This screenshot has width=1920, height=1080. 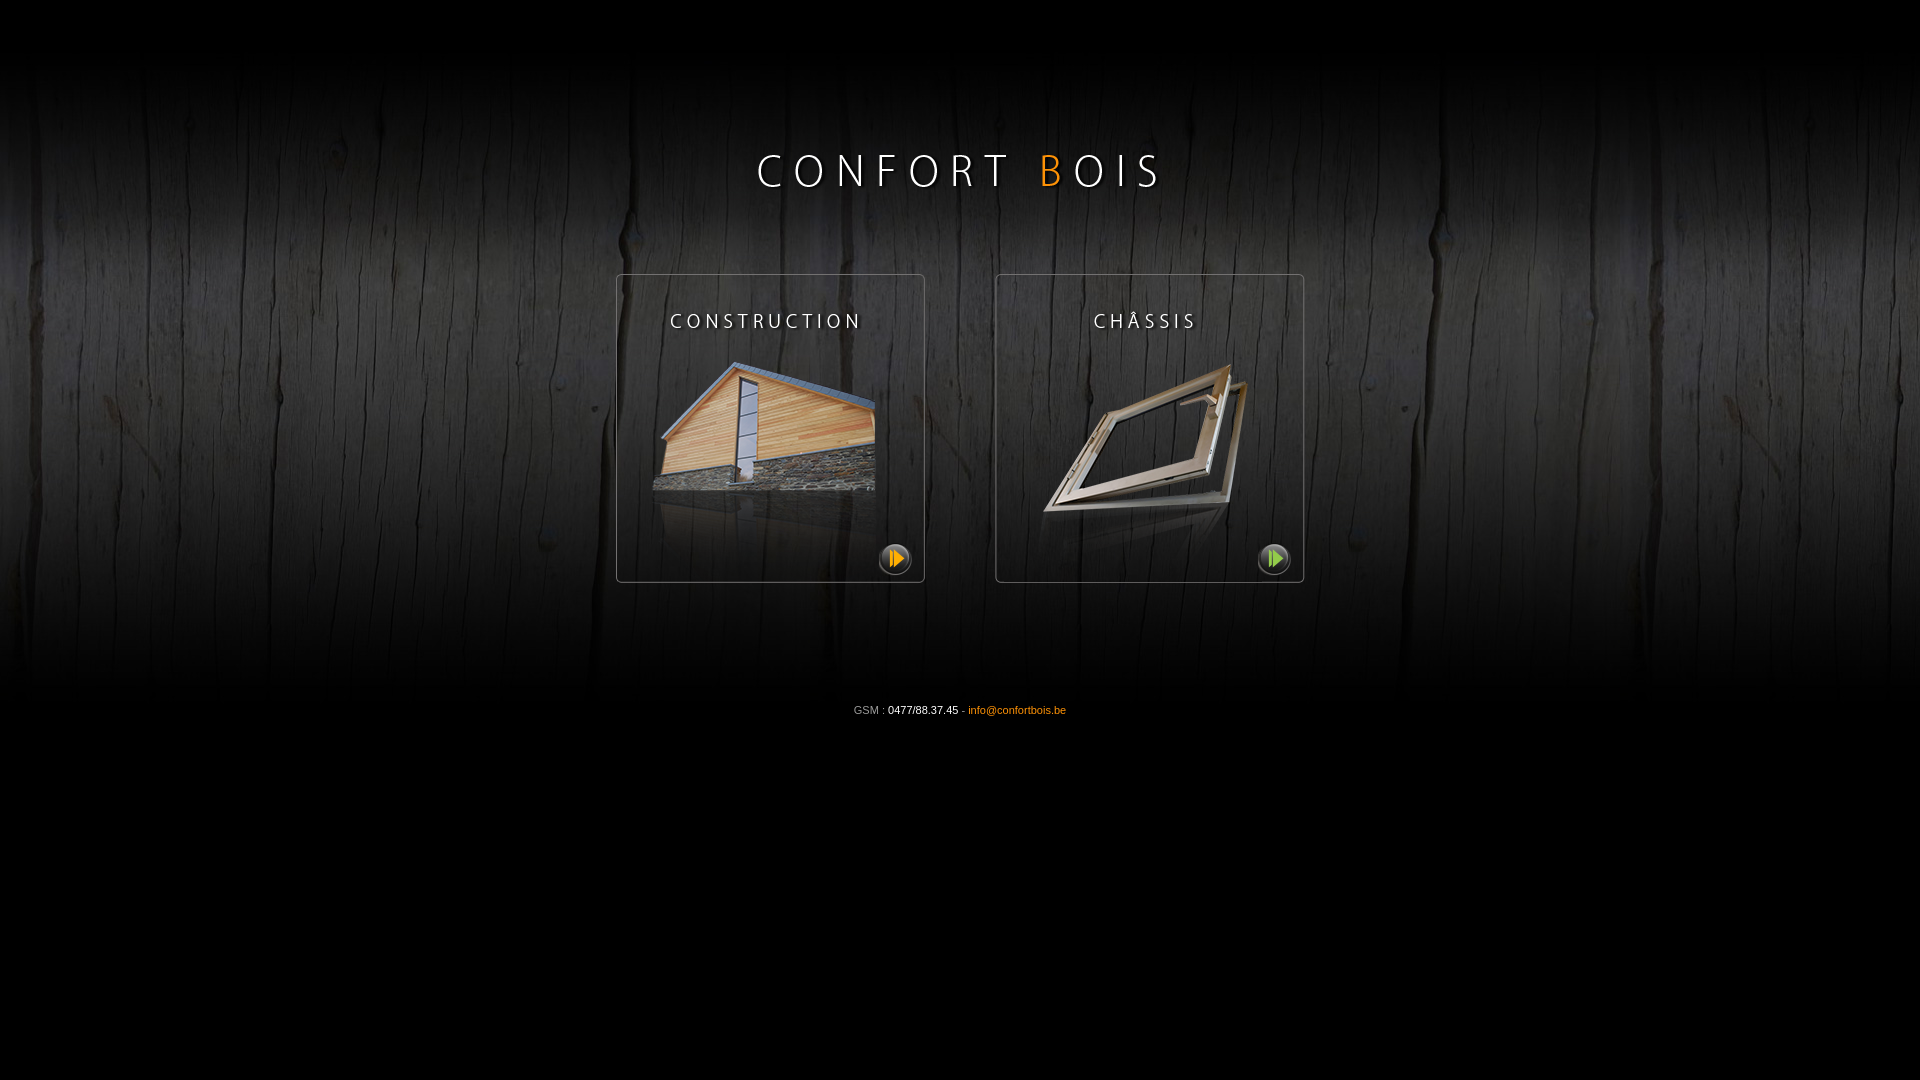 I want to click on 'info@confortbois.be', so click(x=1017, y=708).